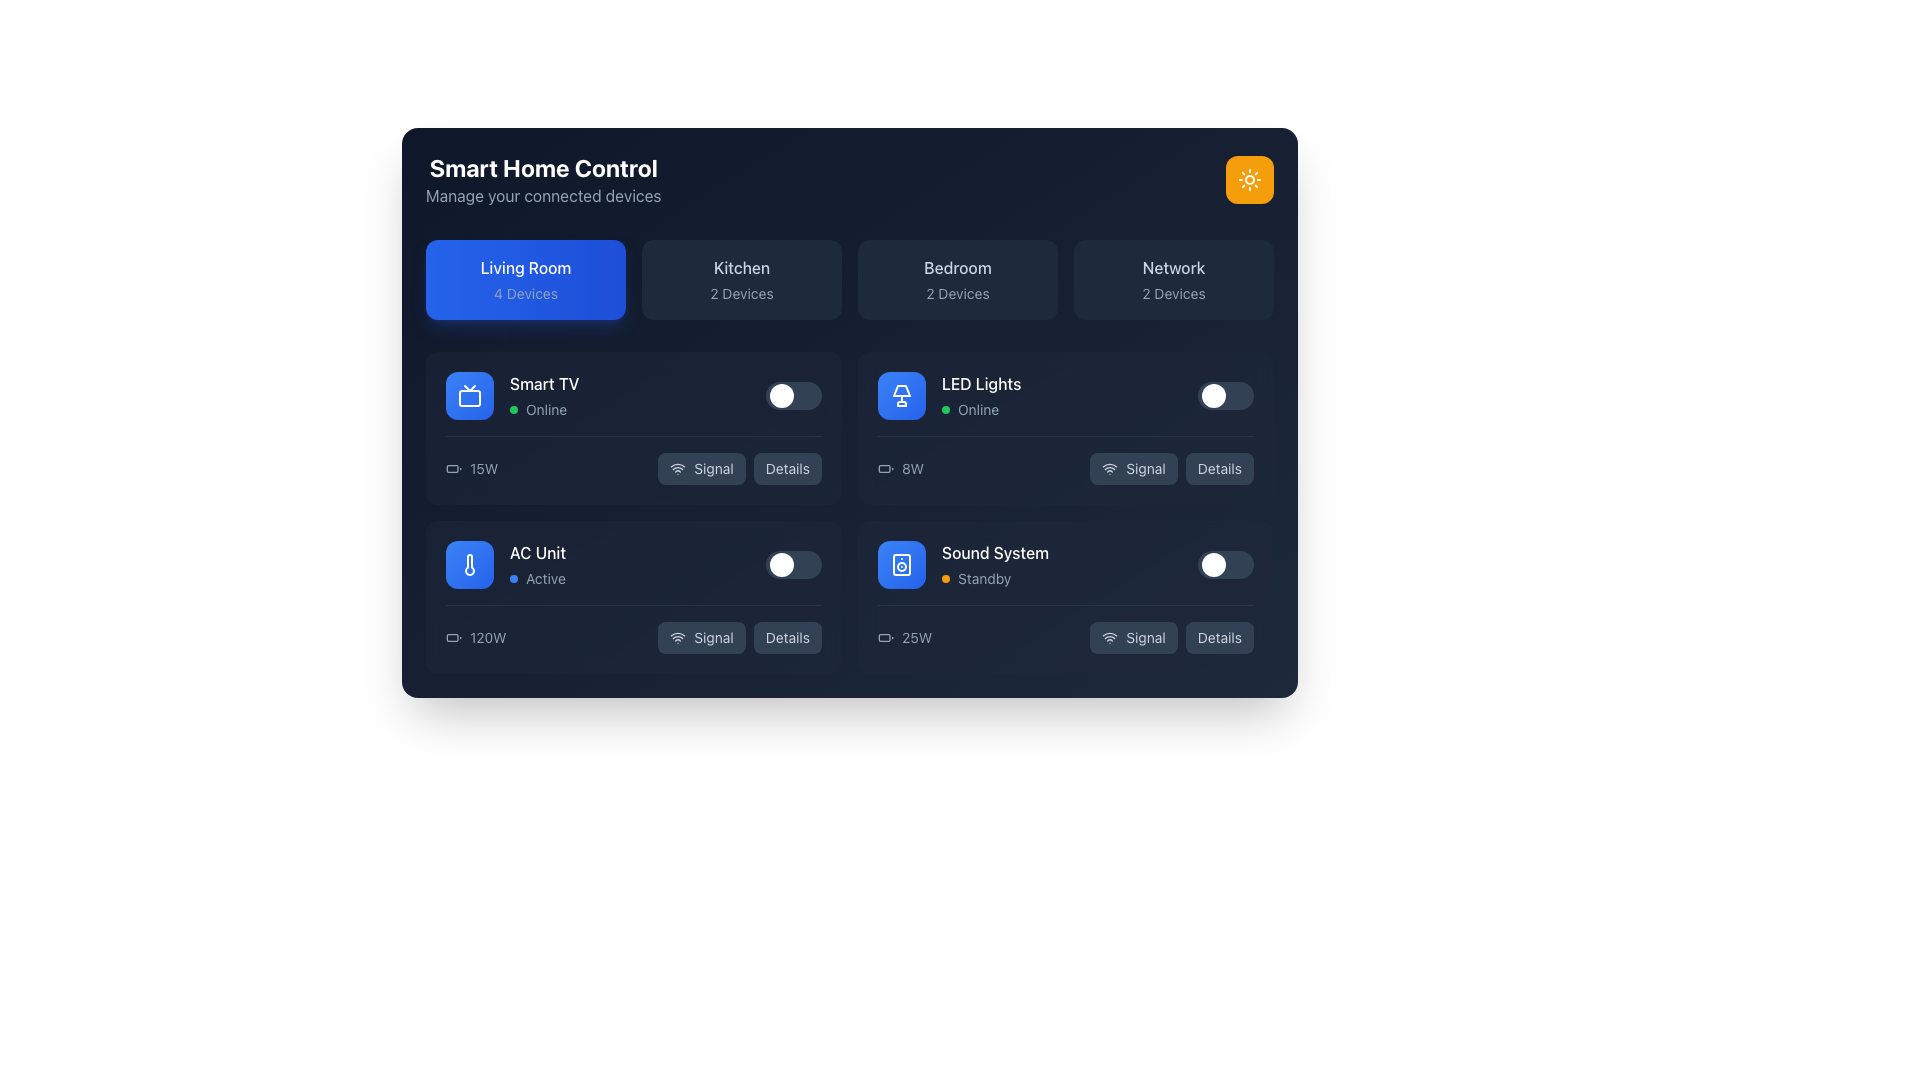 The width and height of the screenshot is (1920, 1080). Describe the element at coordinates (537, 578) in the screenshot. I see `the Status indicator displaying 'Active' next to a small, rounded blue dot, located in the bottom-left quadrant of the AC Unit card` at that location.